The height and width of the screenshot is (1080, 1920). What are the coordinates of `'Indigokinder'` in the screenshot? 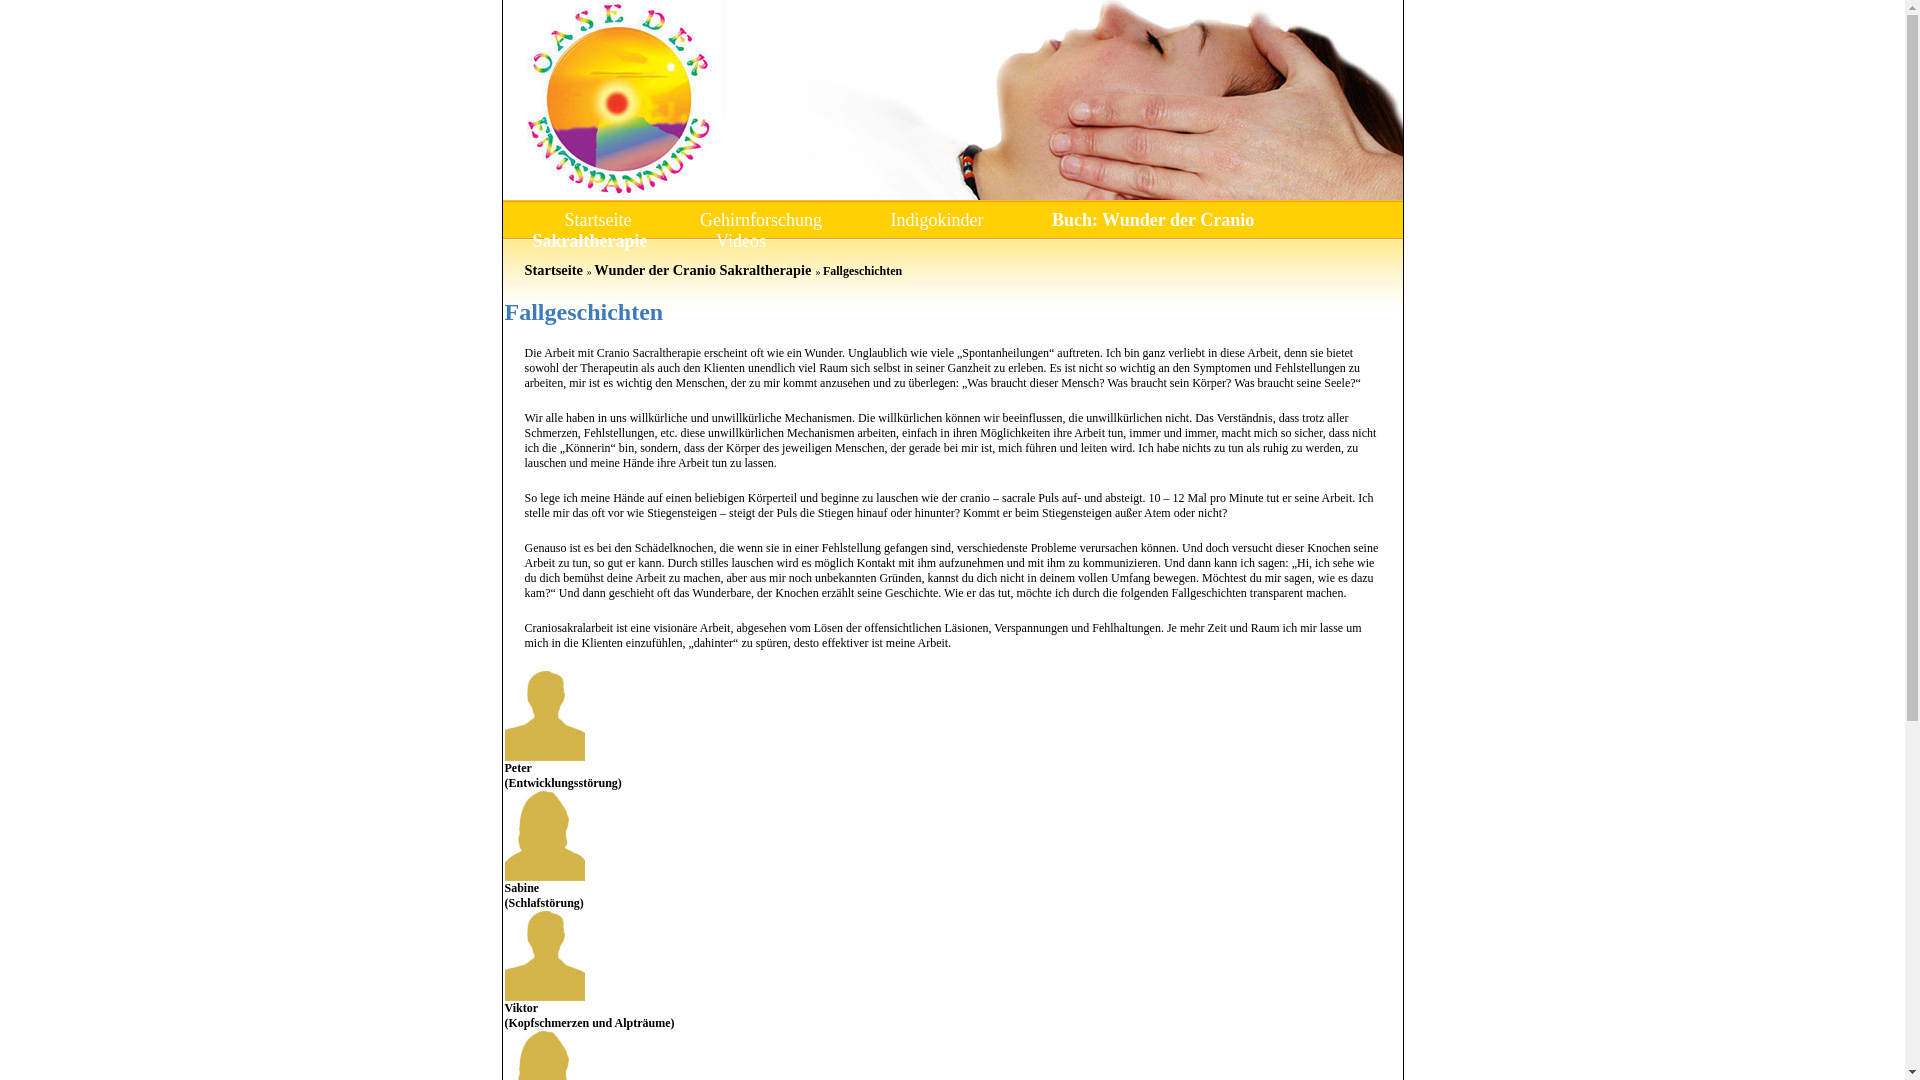 It's located at (935, 219).